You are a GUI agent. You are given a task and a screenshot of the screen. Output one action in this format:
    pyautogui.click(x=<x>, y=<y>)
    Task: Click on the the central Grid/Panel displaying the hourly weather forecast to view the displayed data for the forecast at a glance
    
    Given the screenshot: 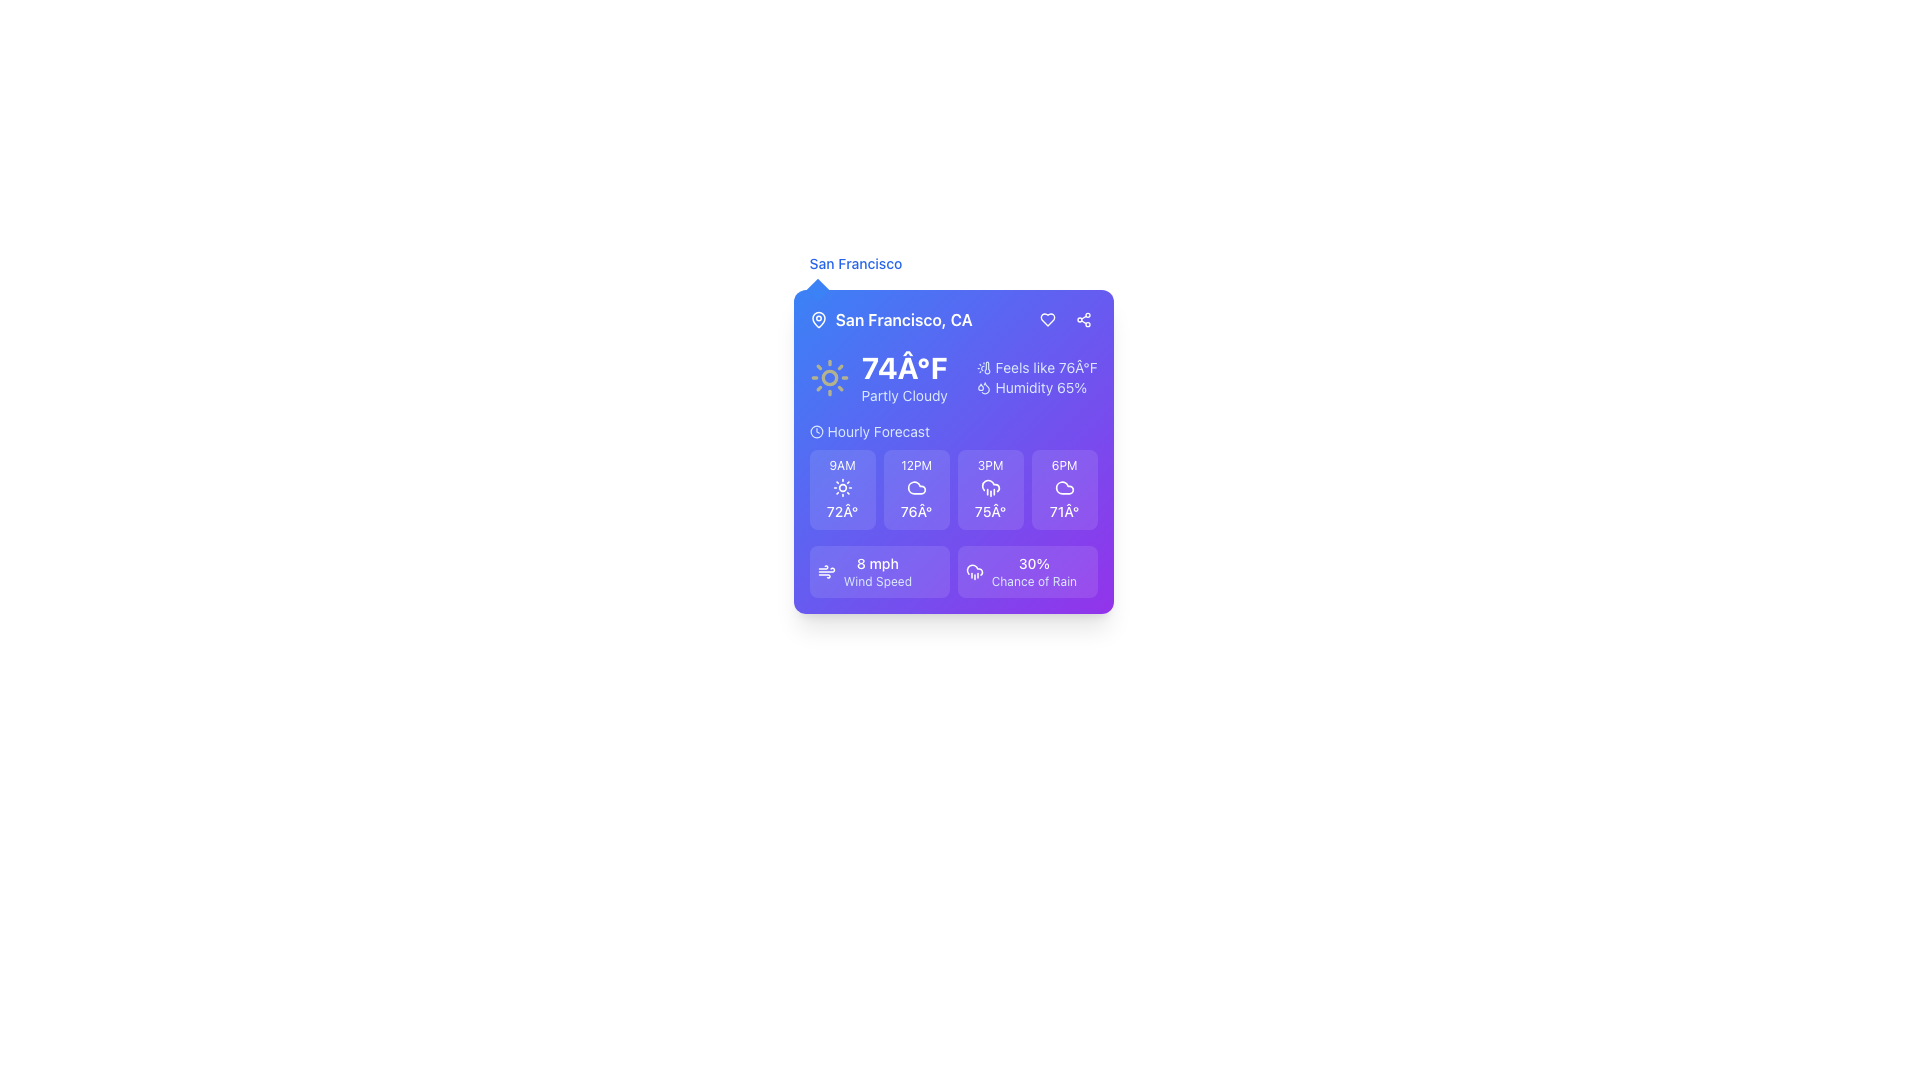 What is the action you would take?
    pyautogui.click(x=952, y=475)
    